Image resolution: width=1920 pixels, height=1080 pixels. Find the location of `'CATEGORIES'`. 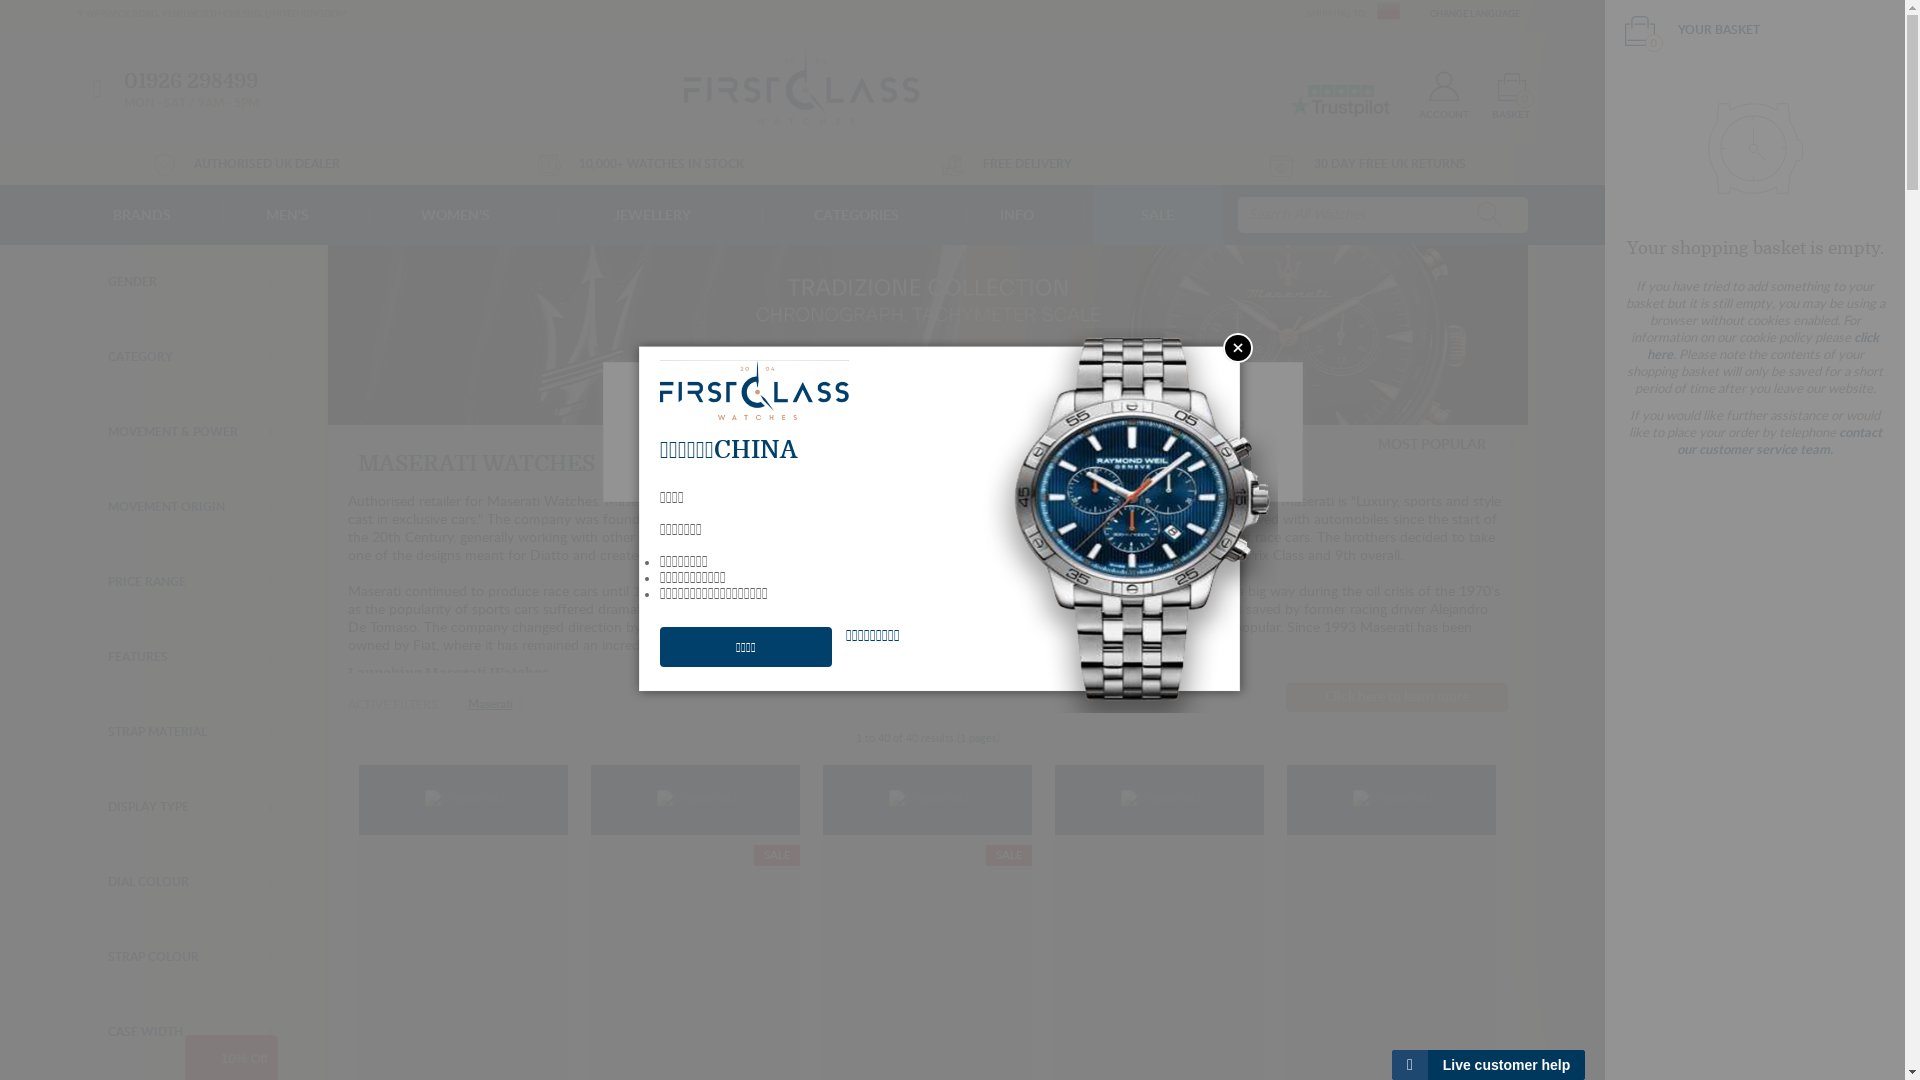

'CATEGORIES' is located at coordinates (762, 215).